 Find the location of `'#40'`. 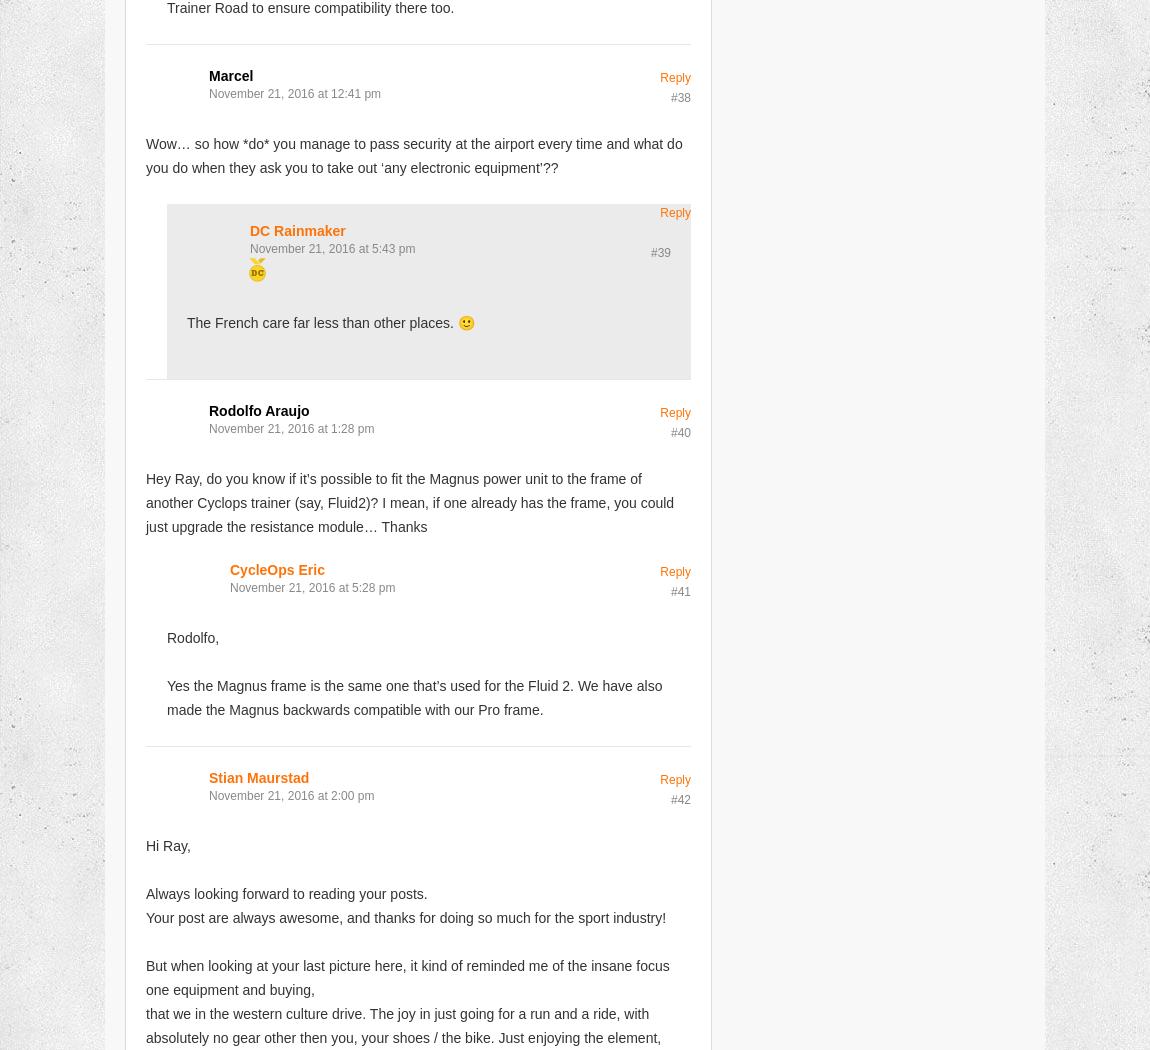

'#40' is located at coordinates (679, 430).